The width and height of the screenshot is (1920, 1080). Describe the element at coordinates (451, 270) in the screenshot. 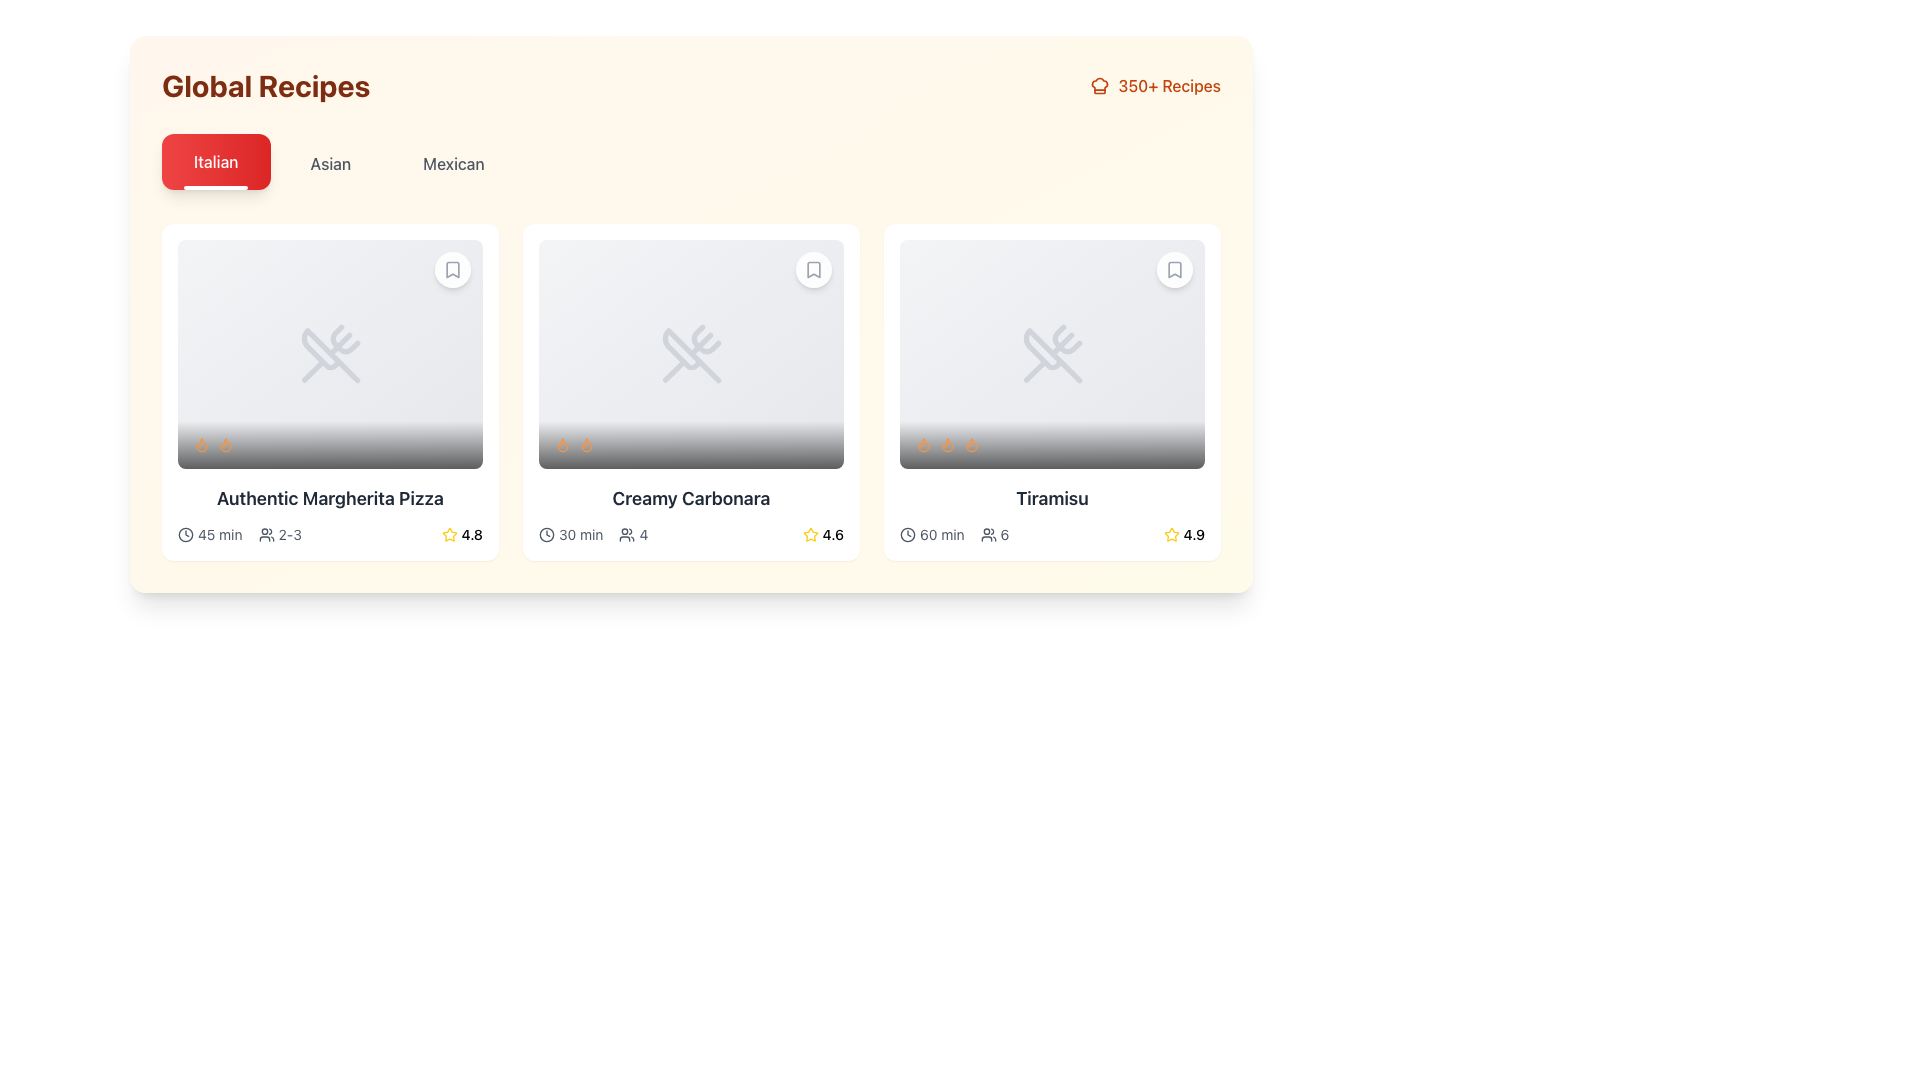

I see `the bookmark button located in the top-right section of the 'Authentic Margherita Pizza' card` at that location.